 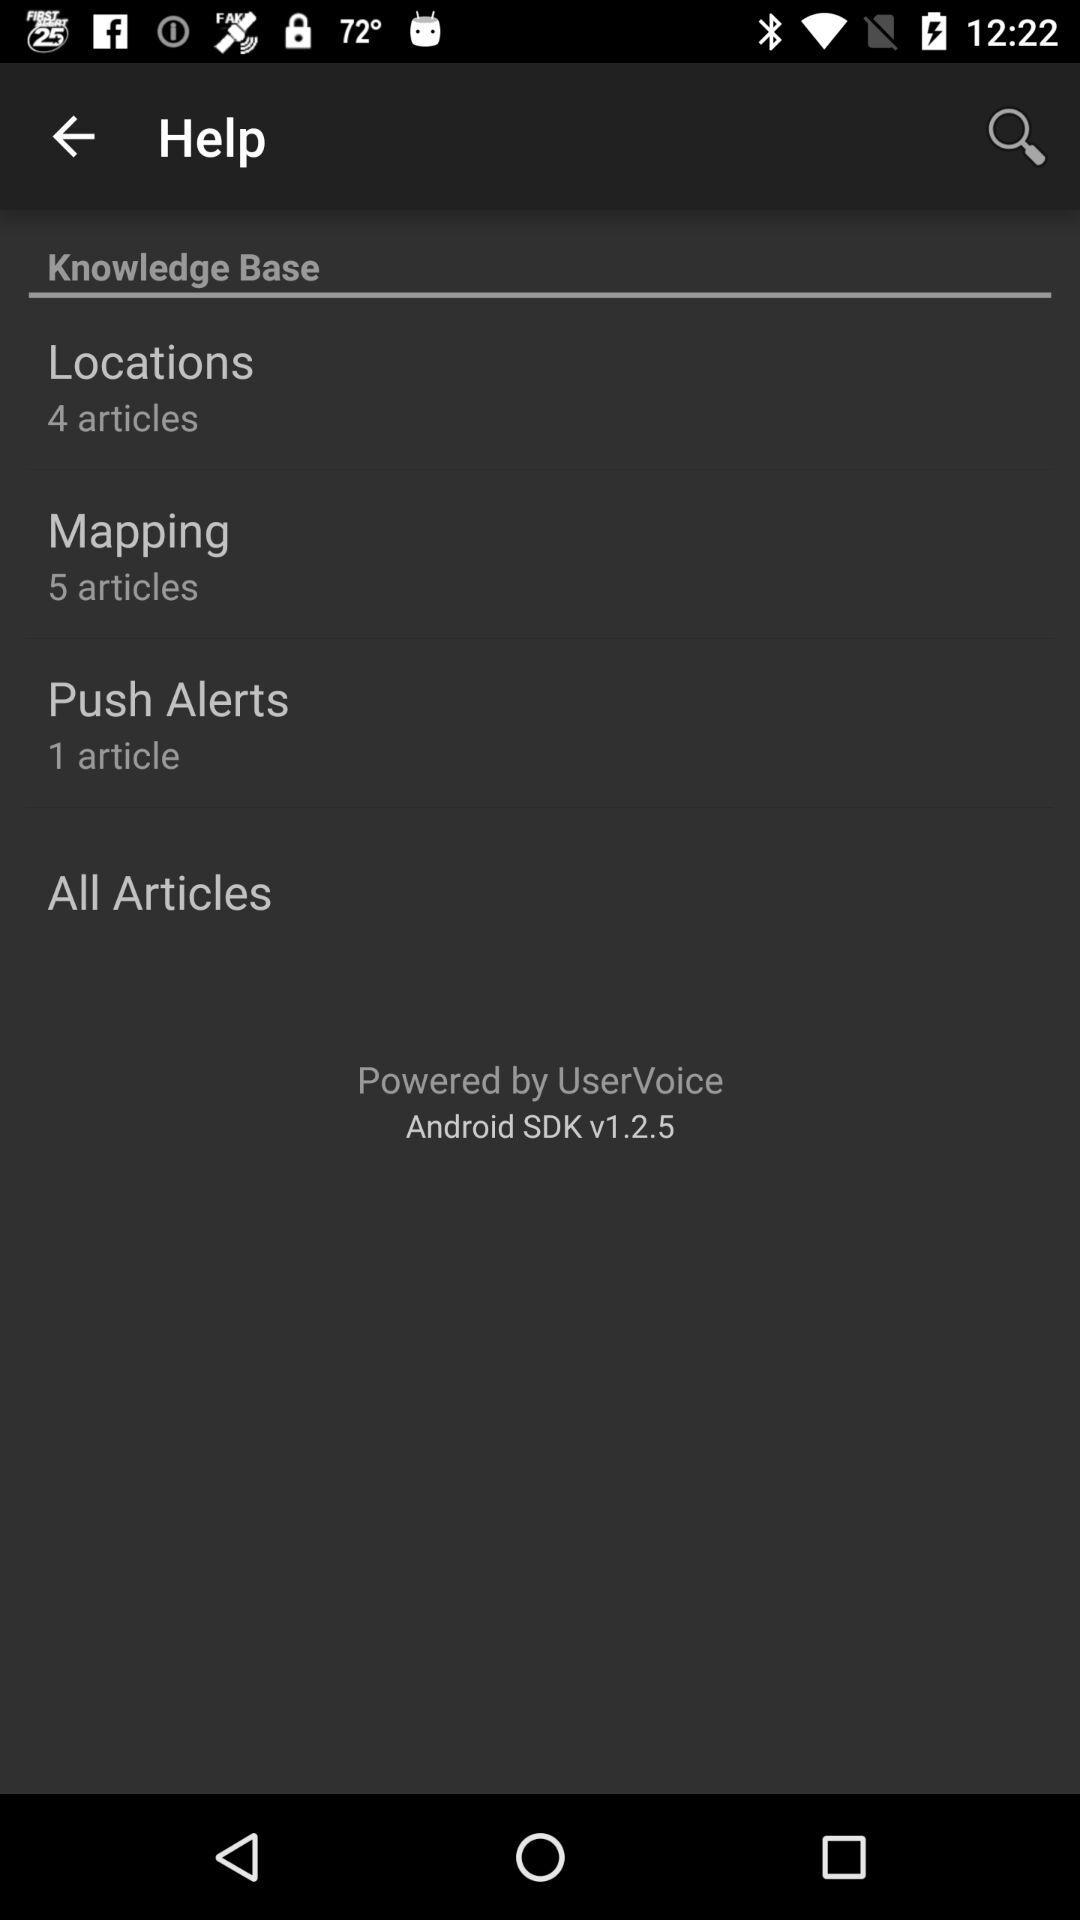 What do you see at coordinates (149, 360) in the screenshot?
I see `the locations` at bounding box center [149, 360].